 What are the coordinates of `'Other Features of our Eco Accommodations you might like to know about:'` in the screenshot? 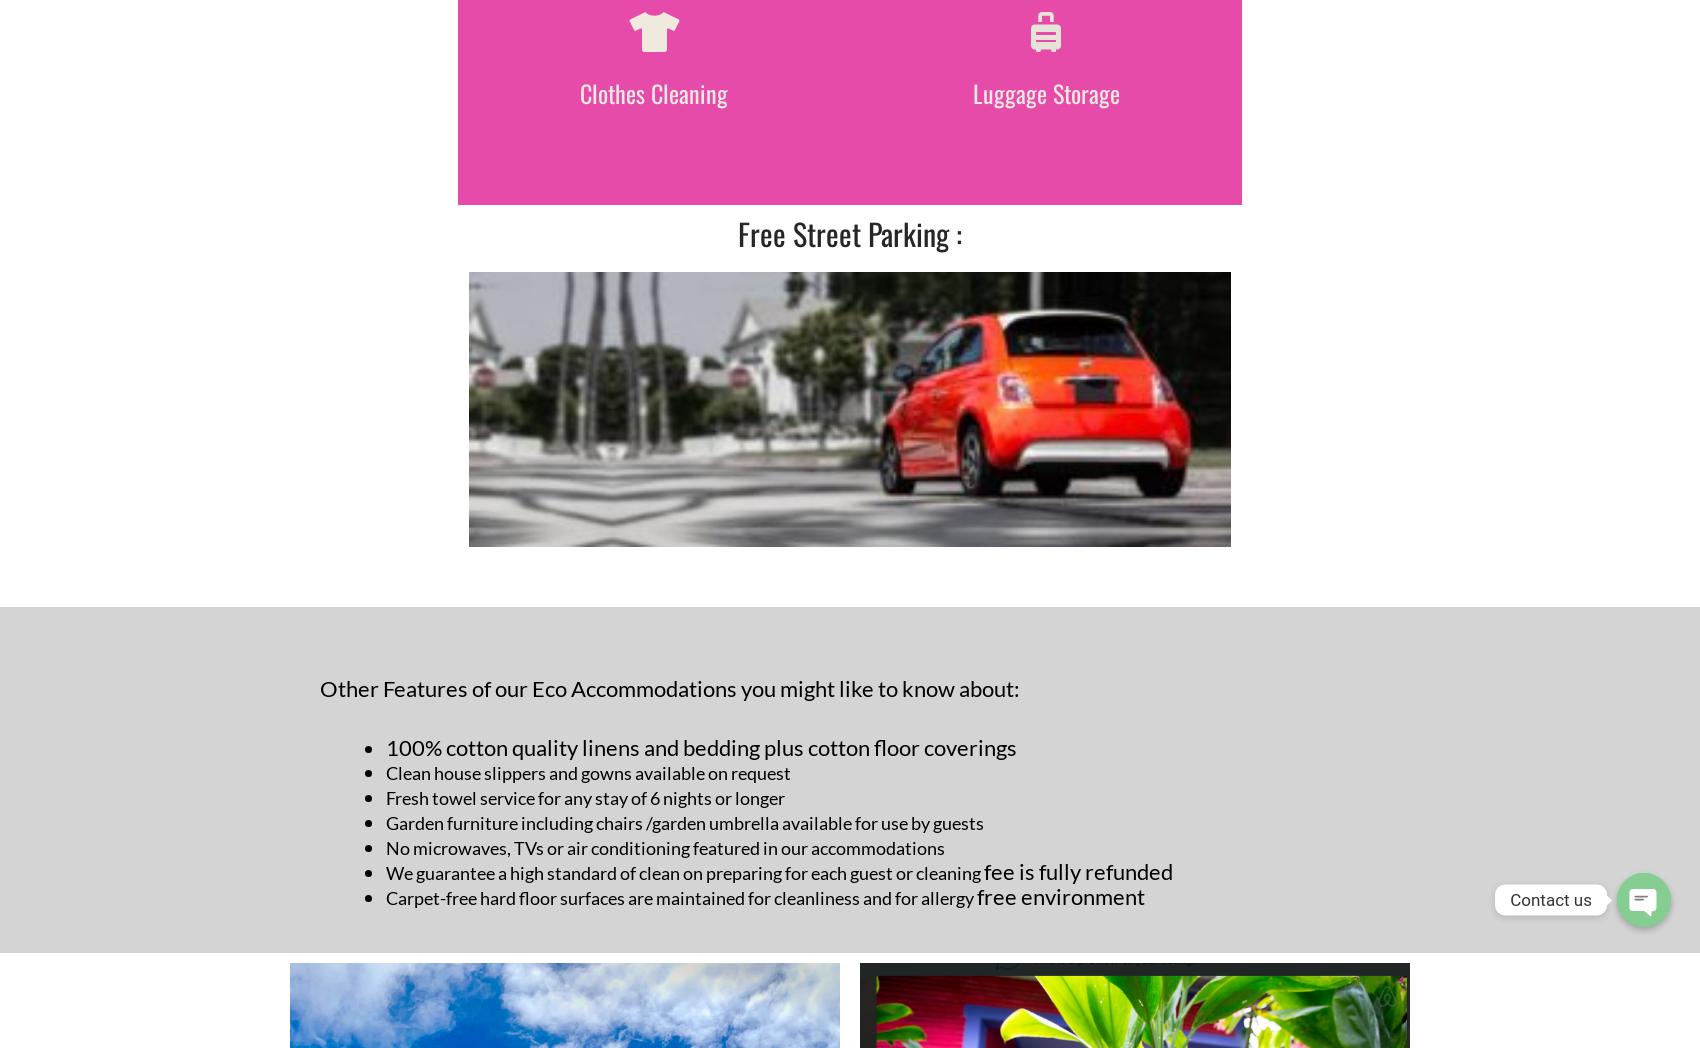 It's located at (669, 688).